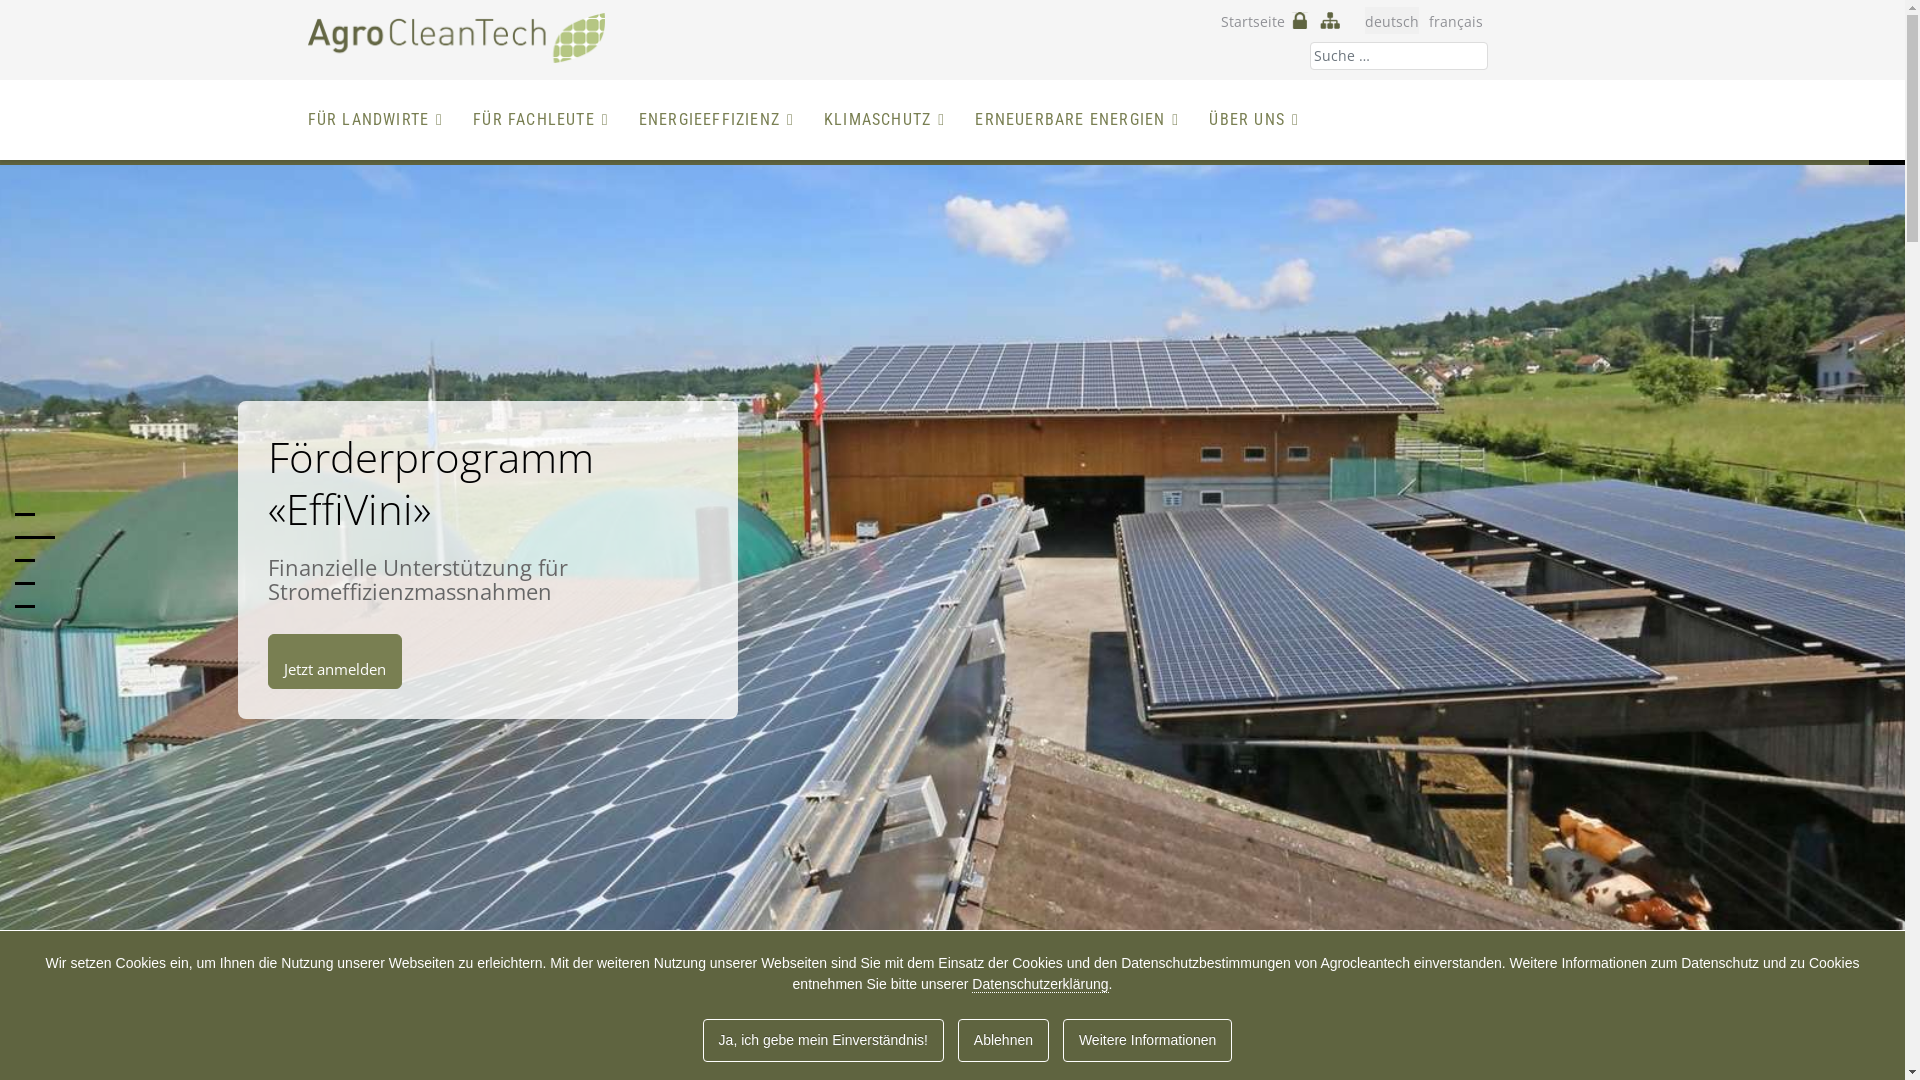 The width and height of the screenshot is (1920, 1080). Describe the element at coordinates (1251, 21) in the screenshot. I see `'Startseite'` at that location.